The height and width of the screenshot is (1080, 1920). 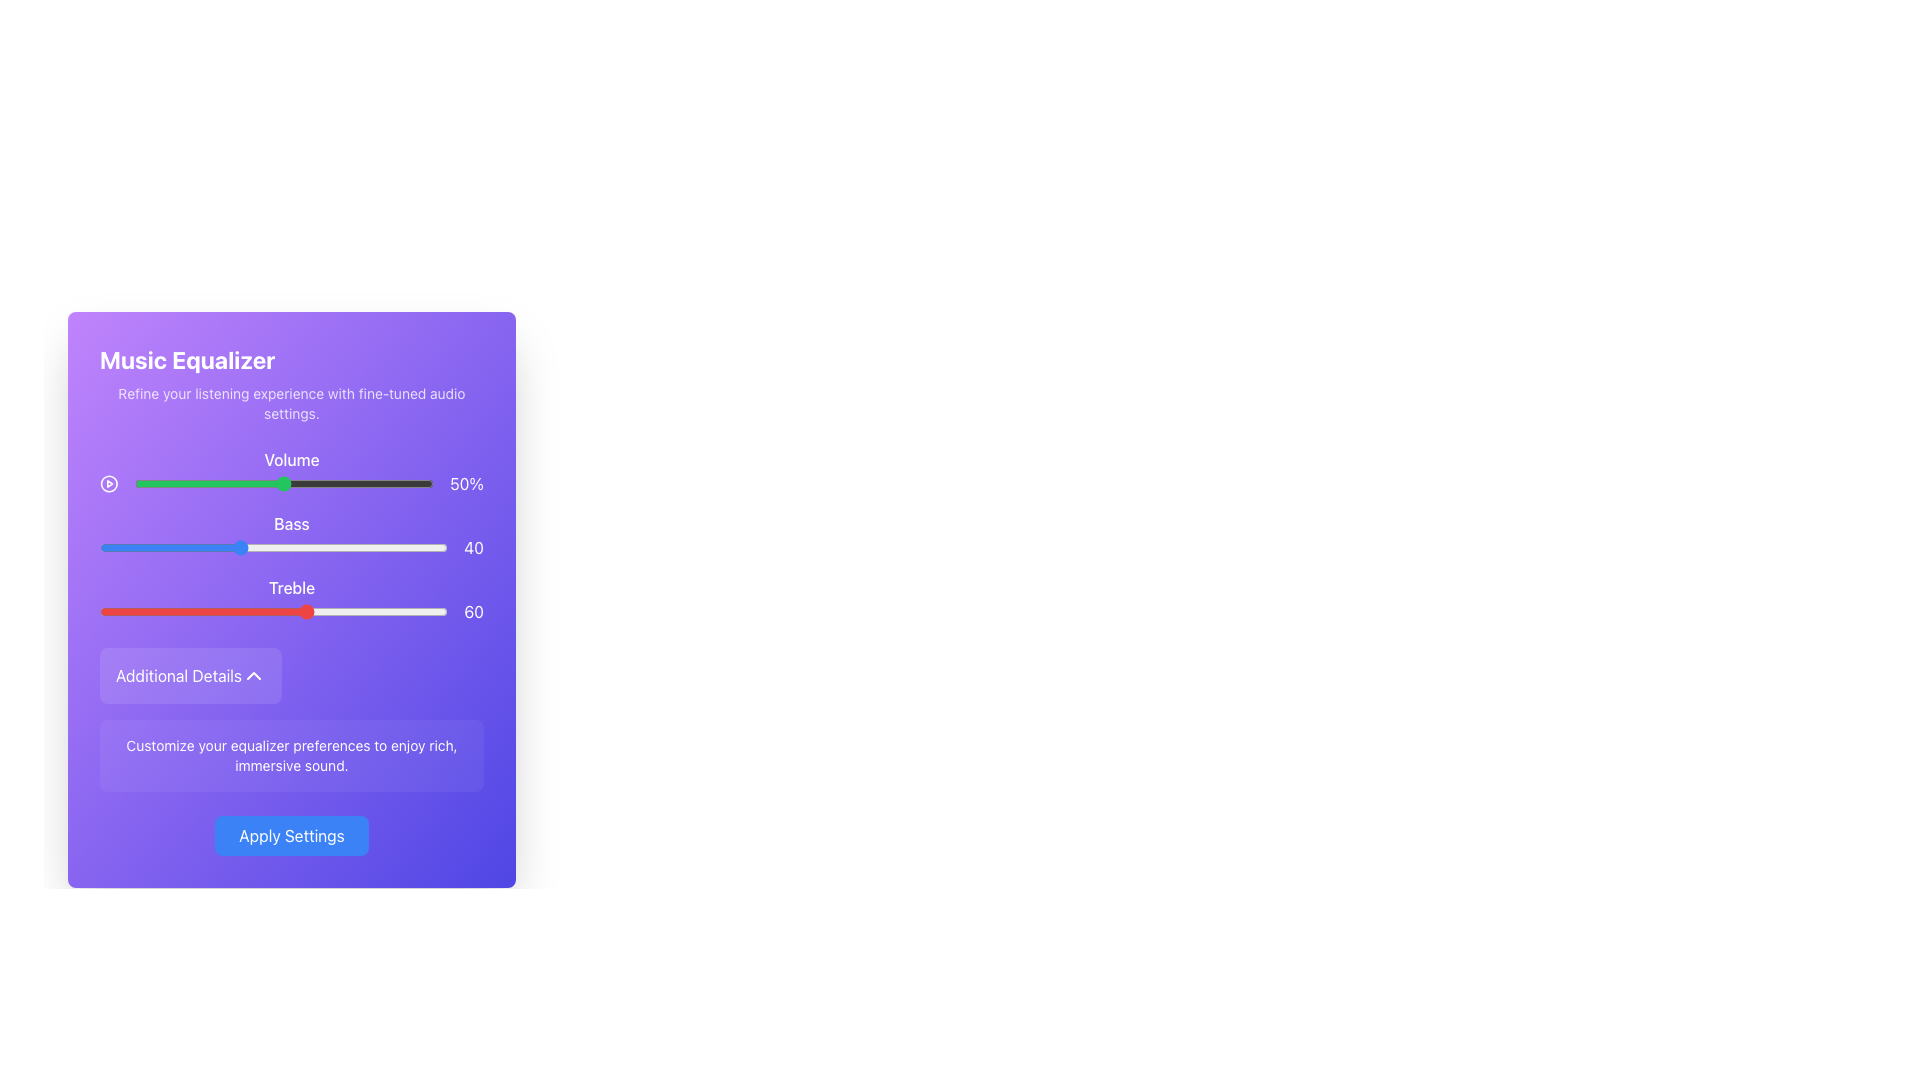 What do you see at coordinates (108, 483) in the screenshot?
I see `the Circular SVG Element, which is the outer ring of a circular play or pause button located in the upper-left region of the interface` at bounding box center [108, 483].